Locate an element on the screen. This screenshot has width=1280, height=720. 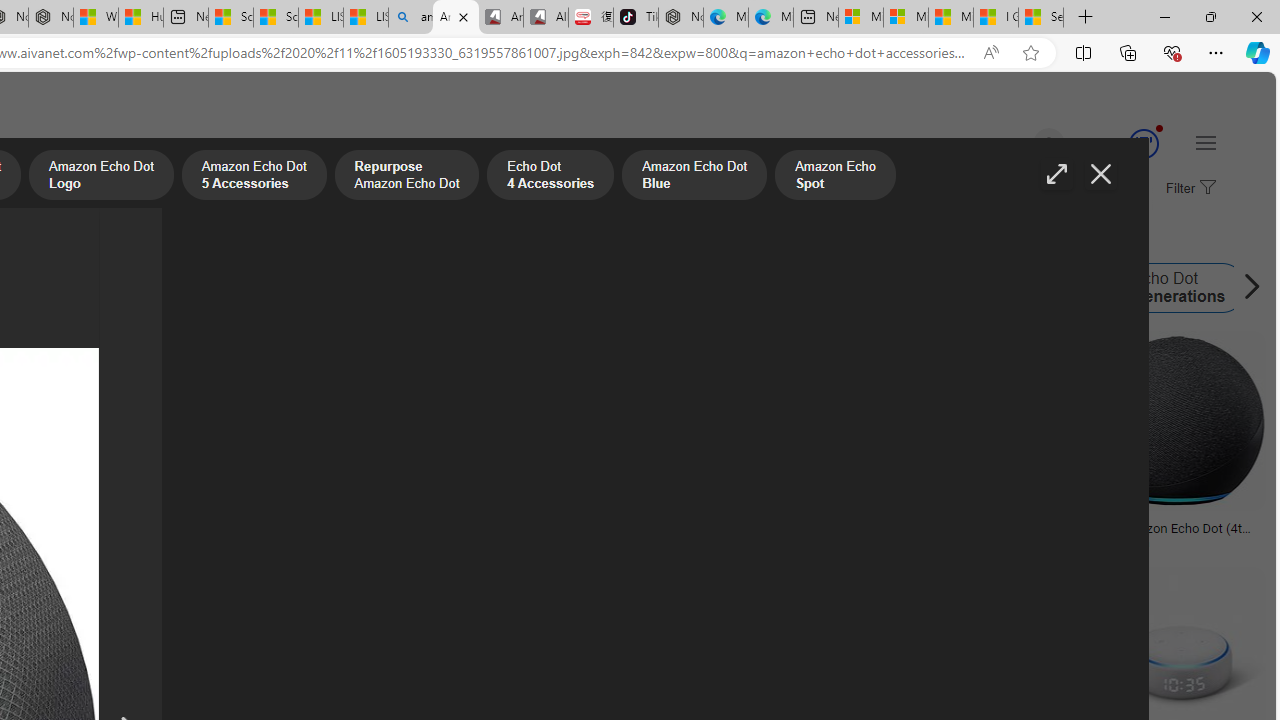
'Settings and quick links' is located at coordinates (1204, 141).